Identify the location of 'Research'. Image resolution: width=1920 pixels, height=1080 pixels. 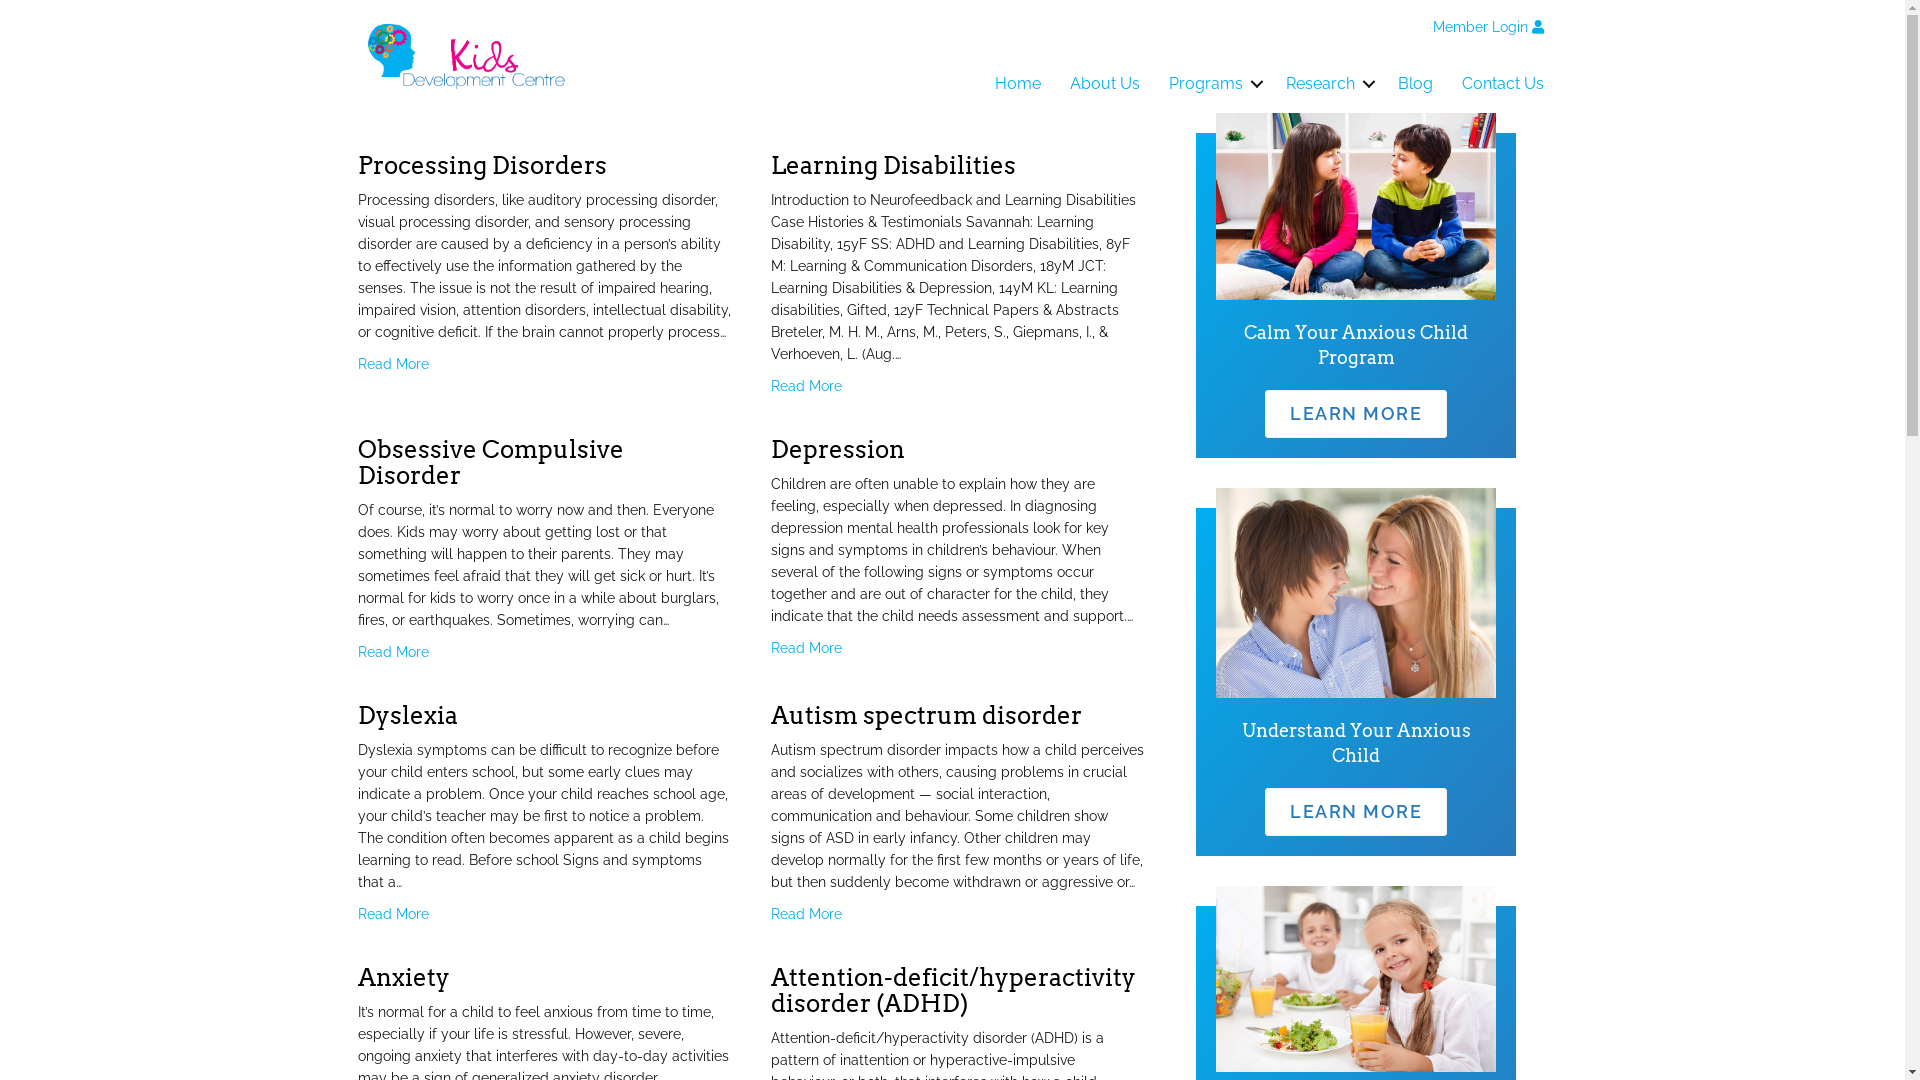
(1327, 83).